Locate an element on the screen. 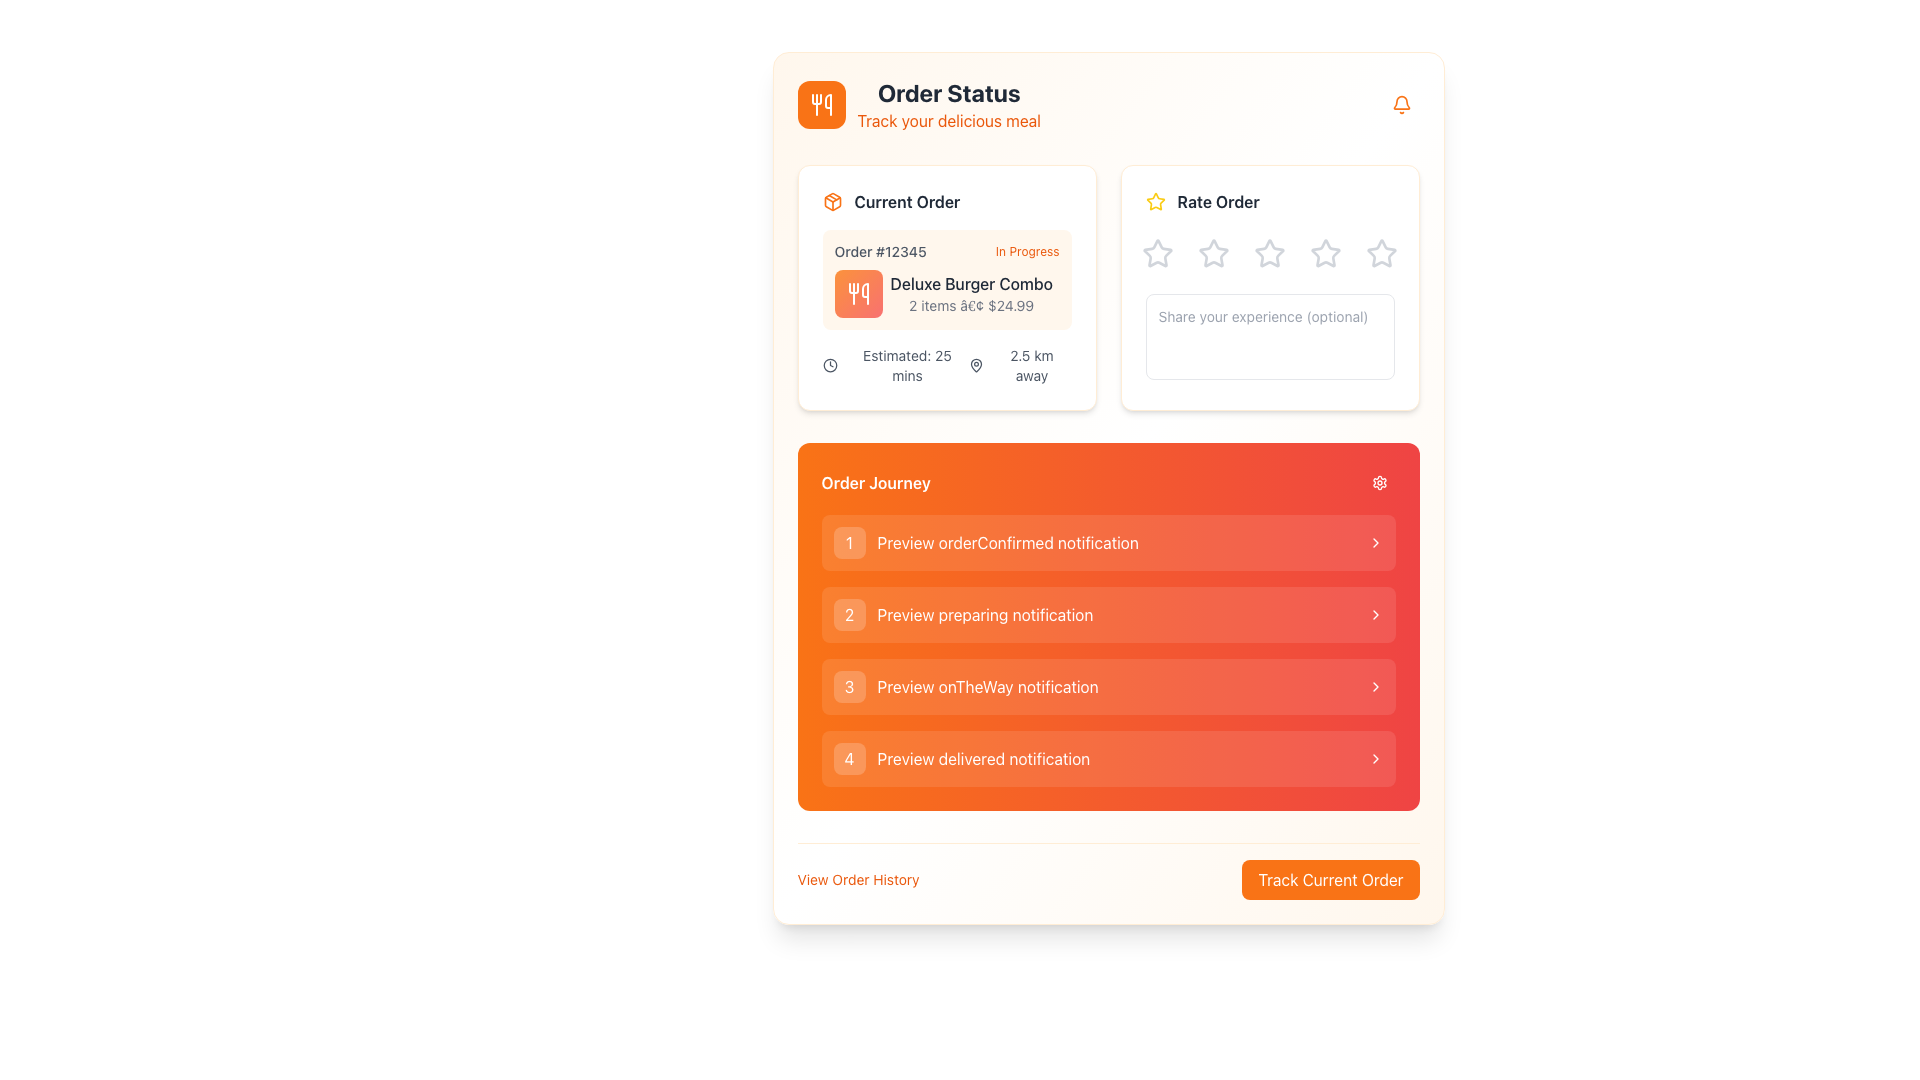  the first (leftmost) Rating Star in the 'Rate Order' section is located at coordinates (1157, 253).